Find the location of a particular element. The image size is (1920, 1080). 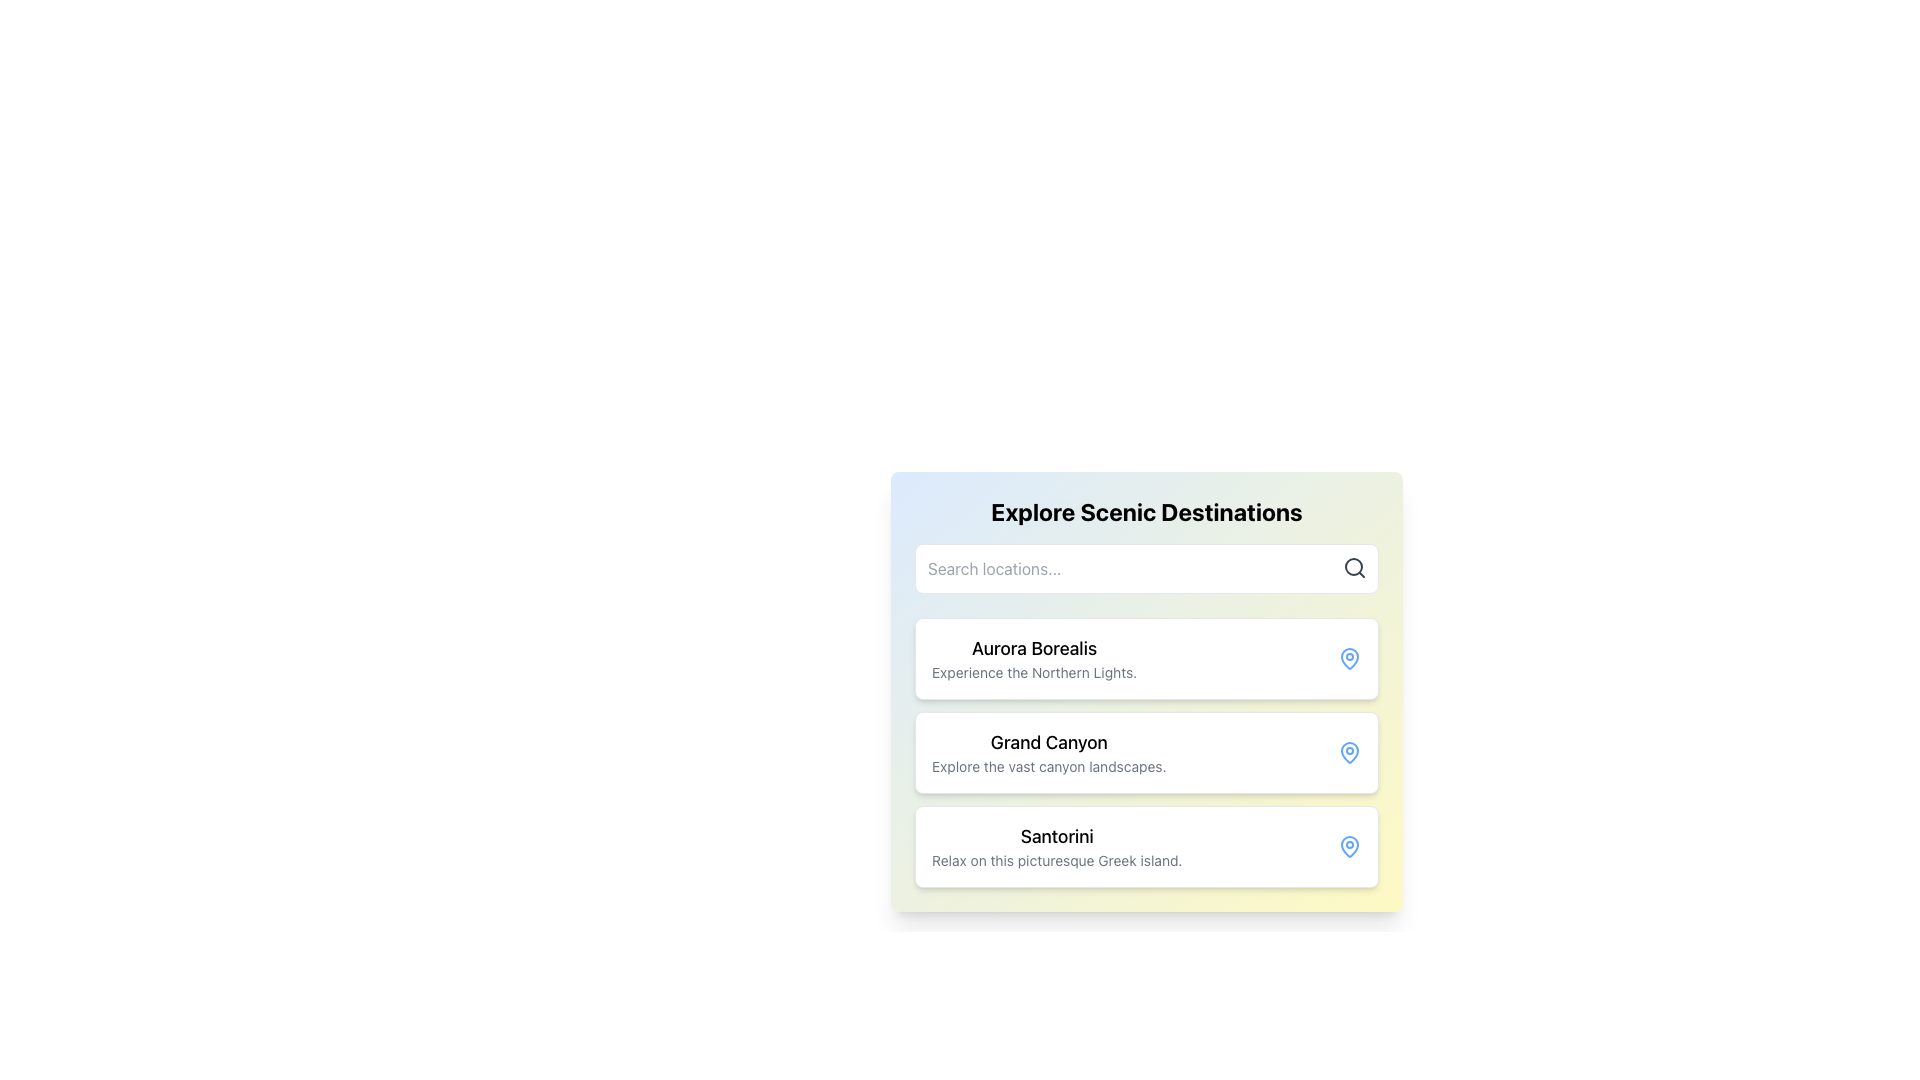

bold medium-sized text displaying 'Santorini' located within the third list item of scenic destinations is located at coordinates (1056, 837).